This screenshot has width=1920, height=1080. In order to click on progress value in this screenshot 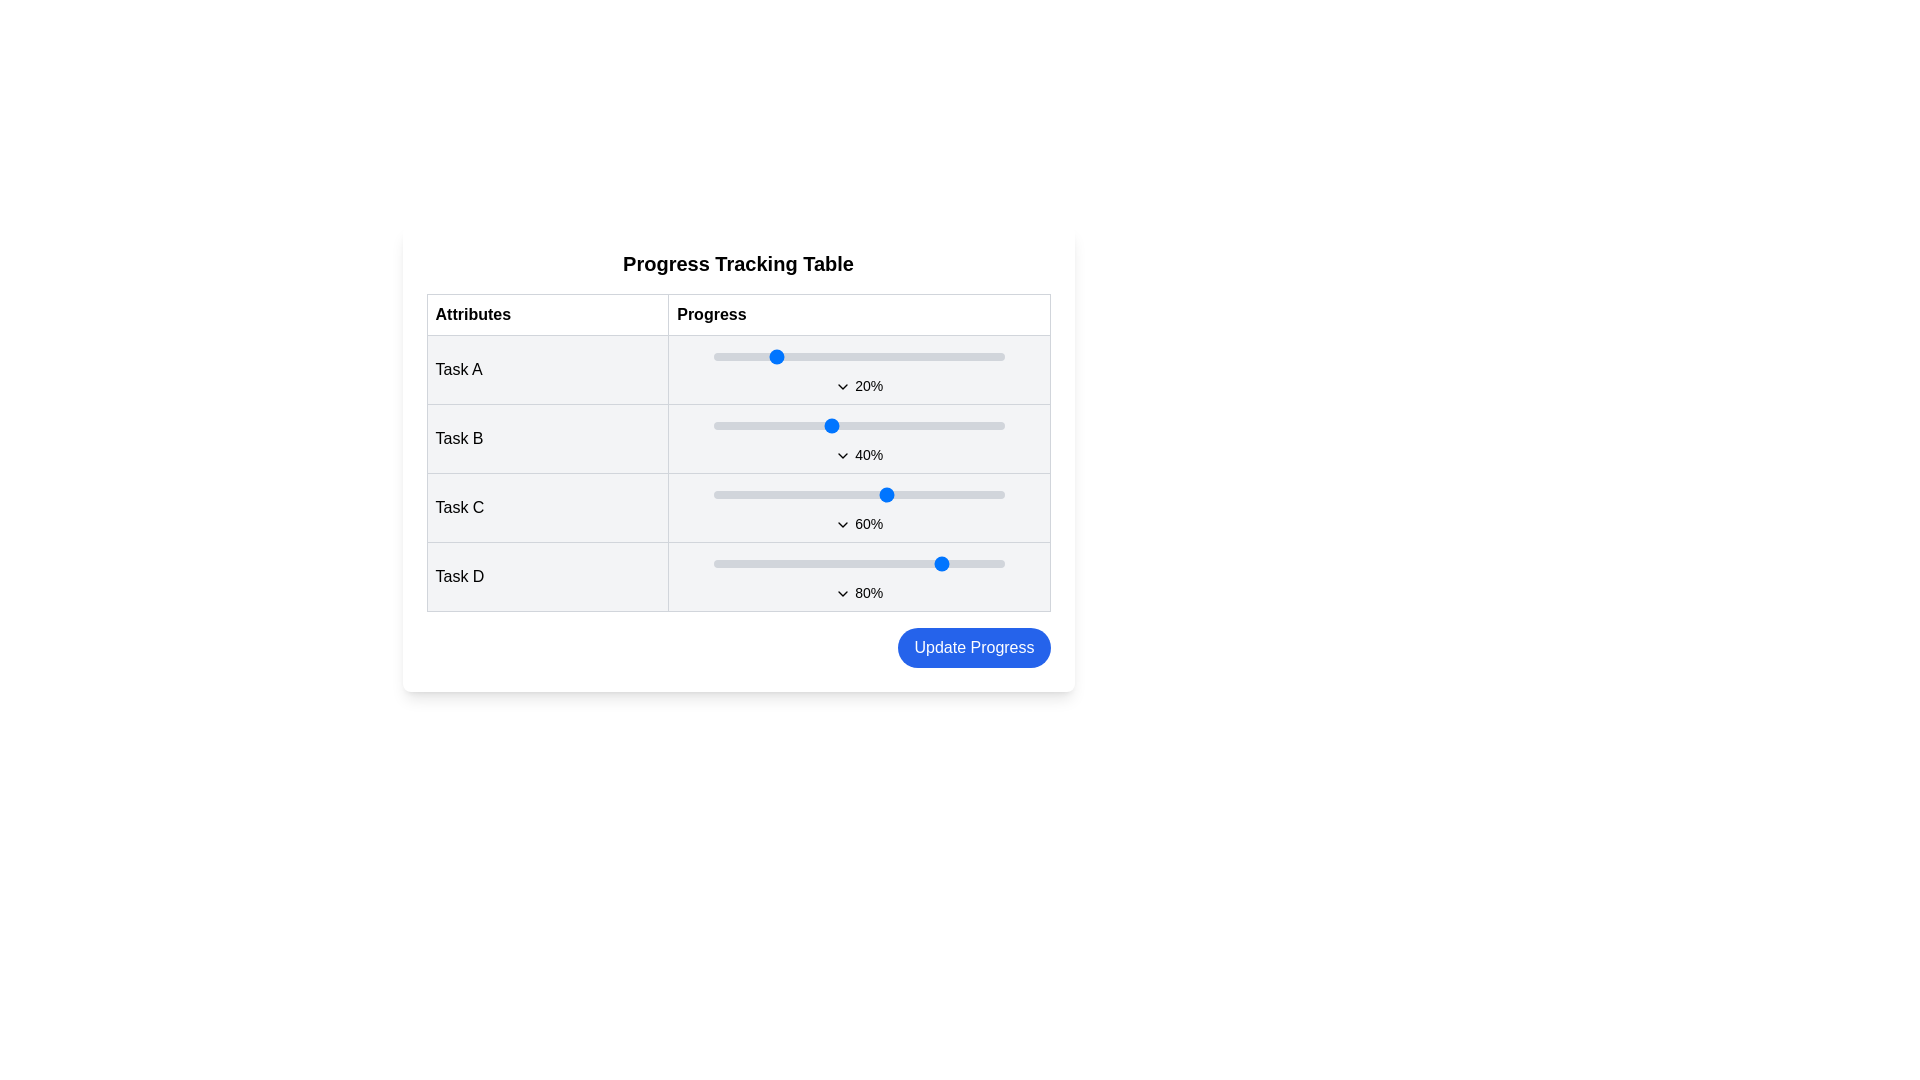, I will do `click(970, 356)`.